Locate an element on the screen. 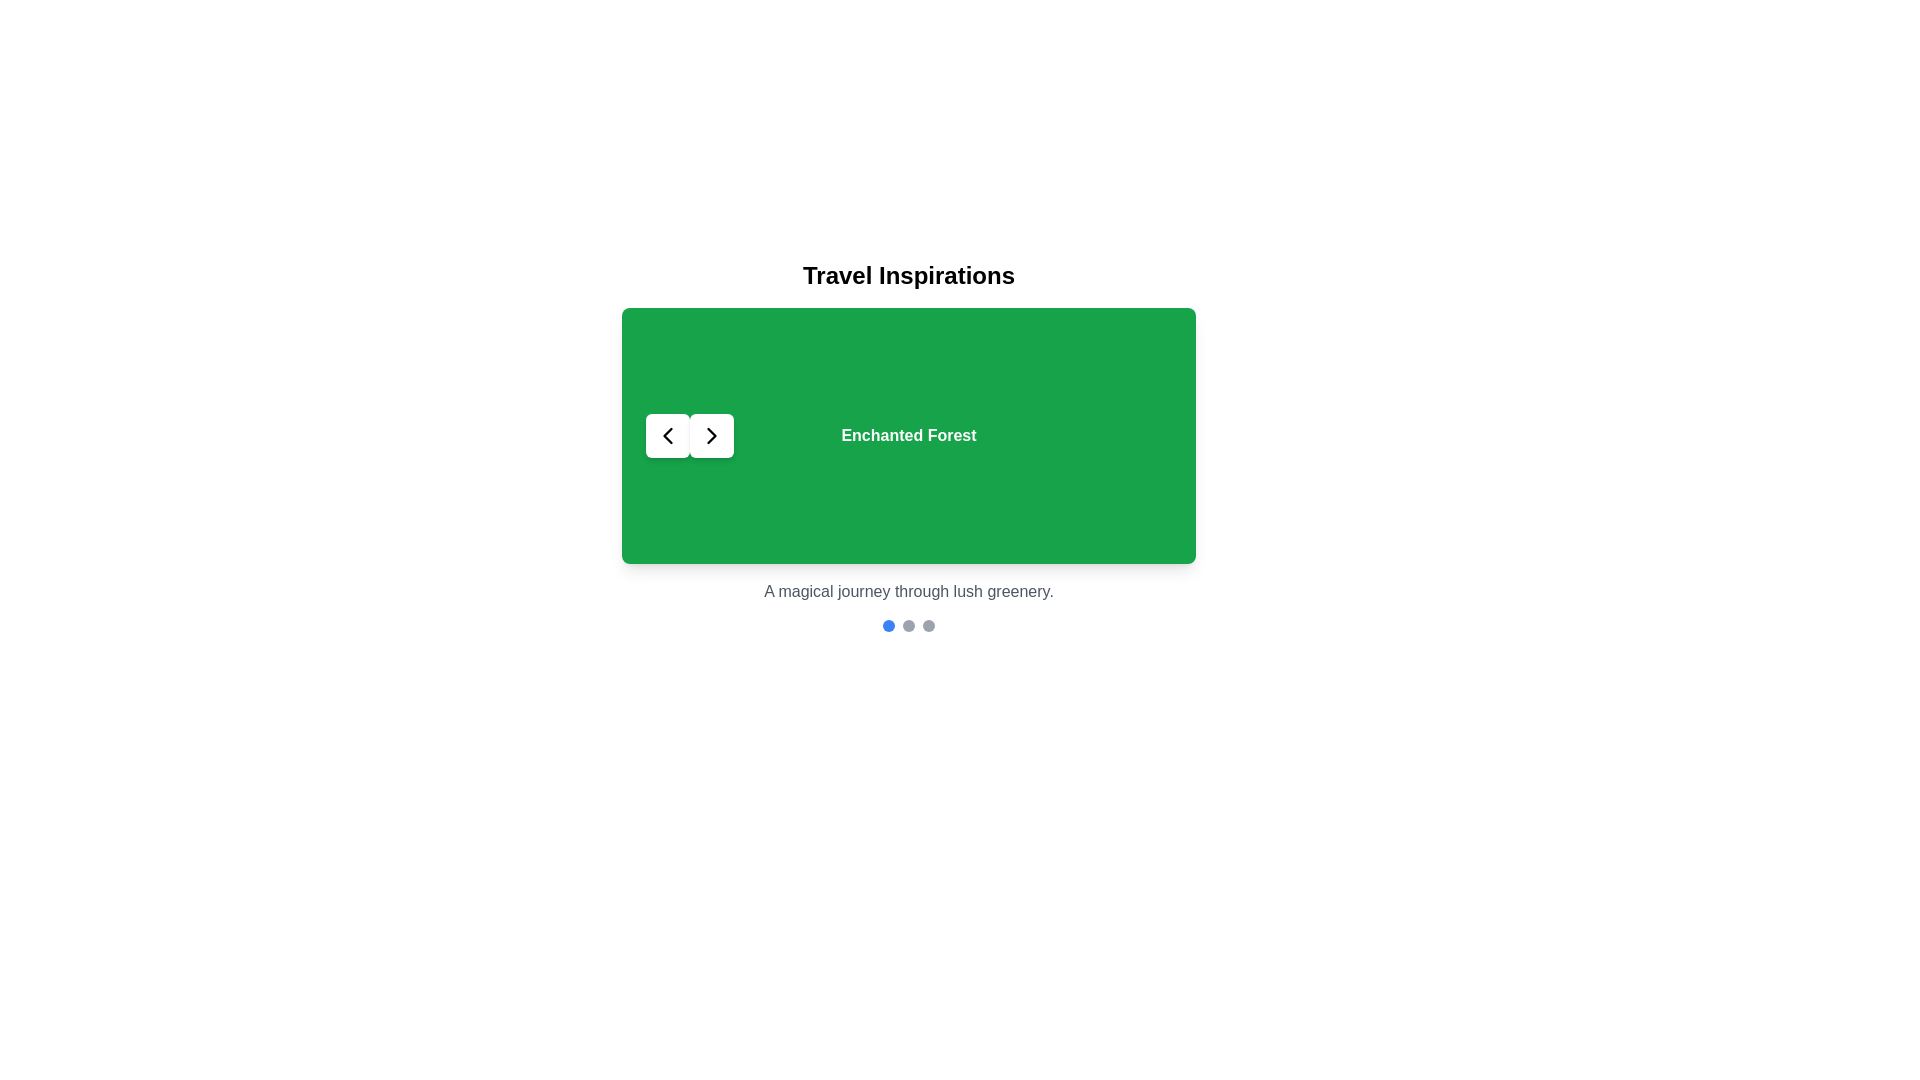 This screenshot has width=1920, height=1080. the middle gray circular indicator located below the green content box is located at coordinates (907, 624).